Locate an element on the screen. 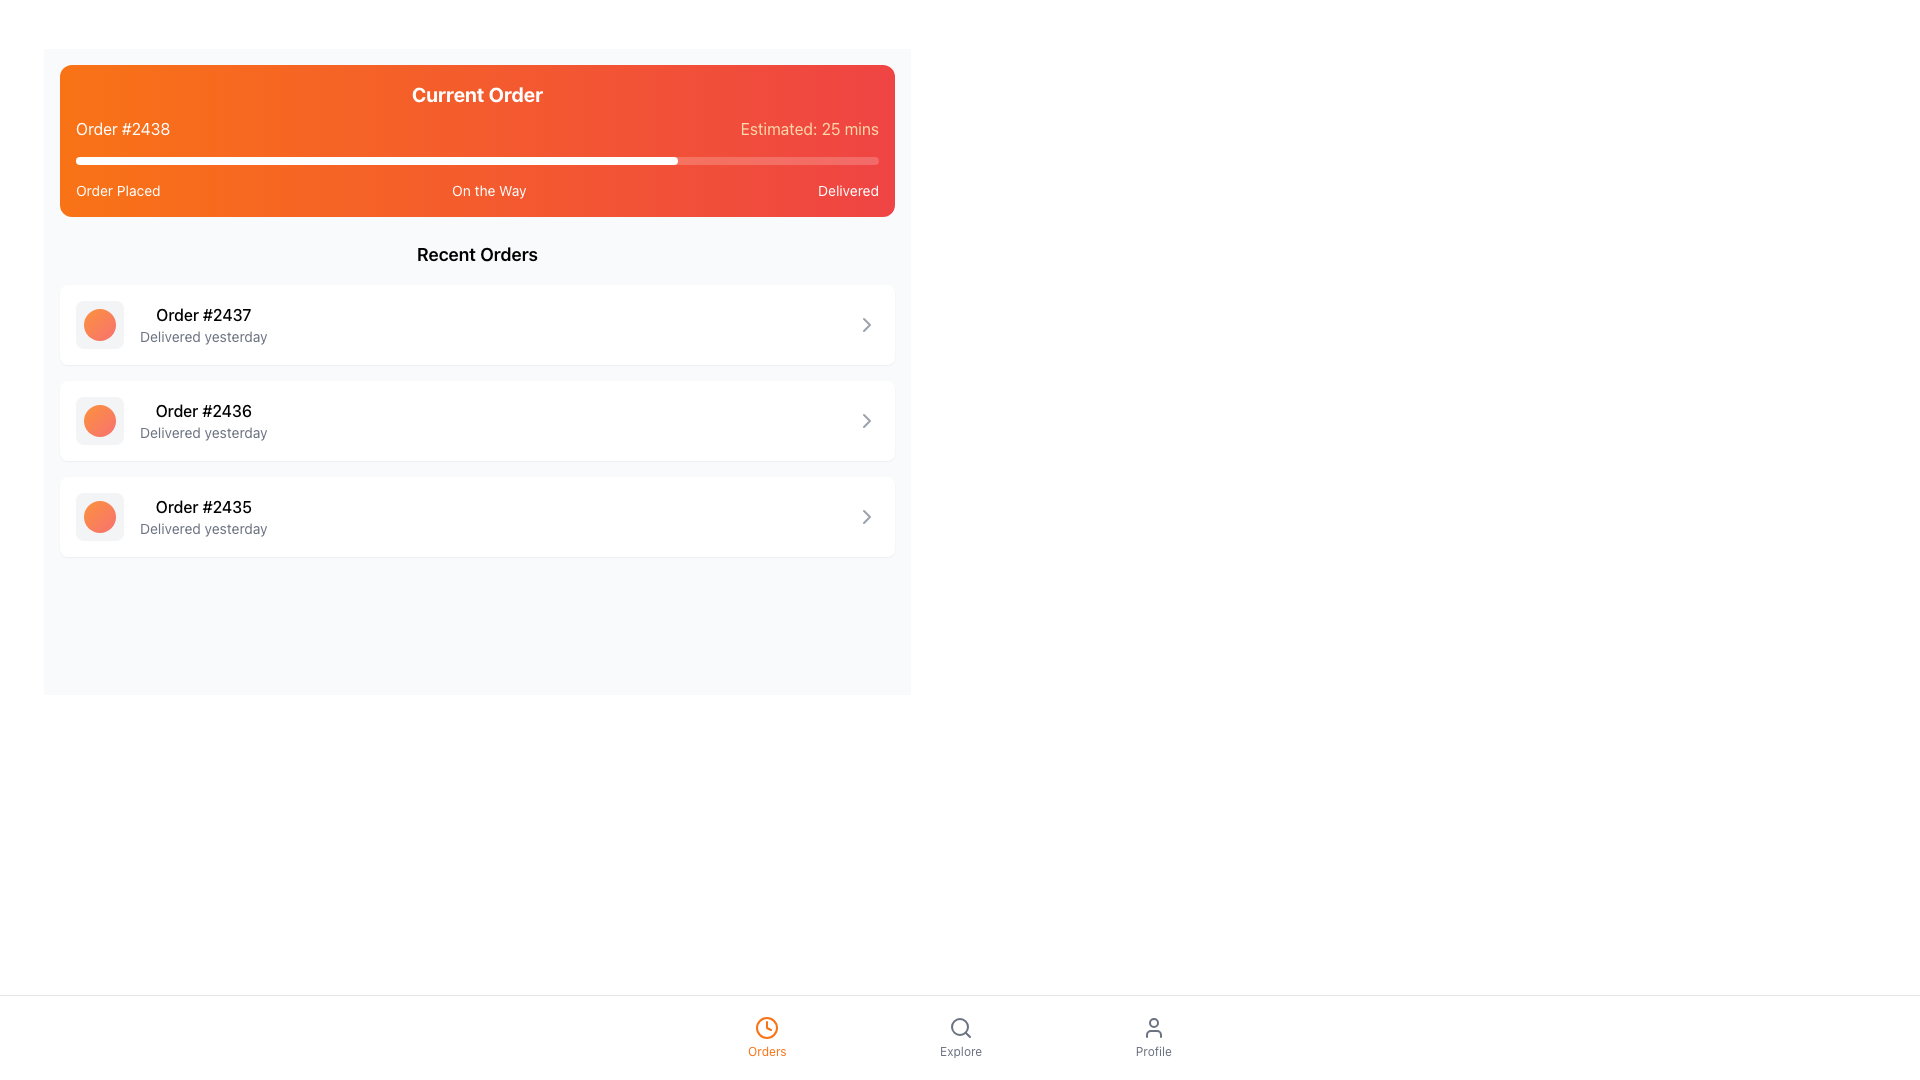 Image resolution: width=1920 pixels, height=1080 pixels. the header text indicating recent orders, which is located at the top of the section dedicated to listing orders is located at coordinates (476, 253).